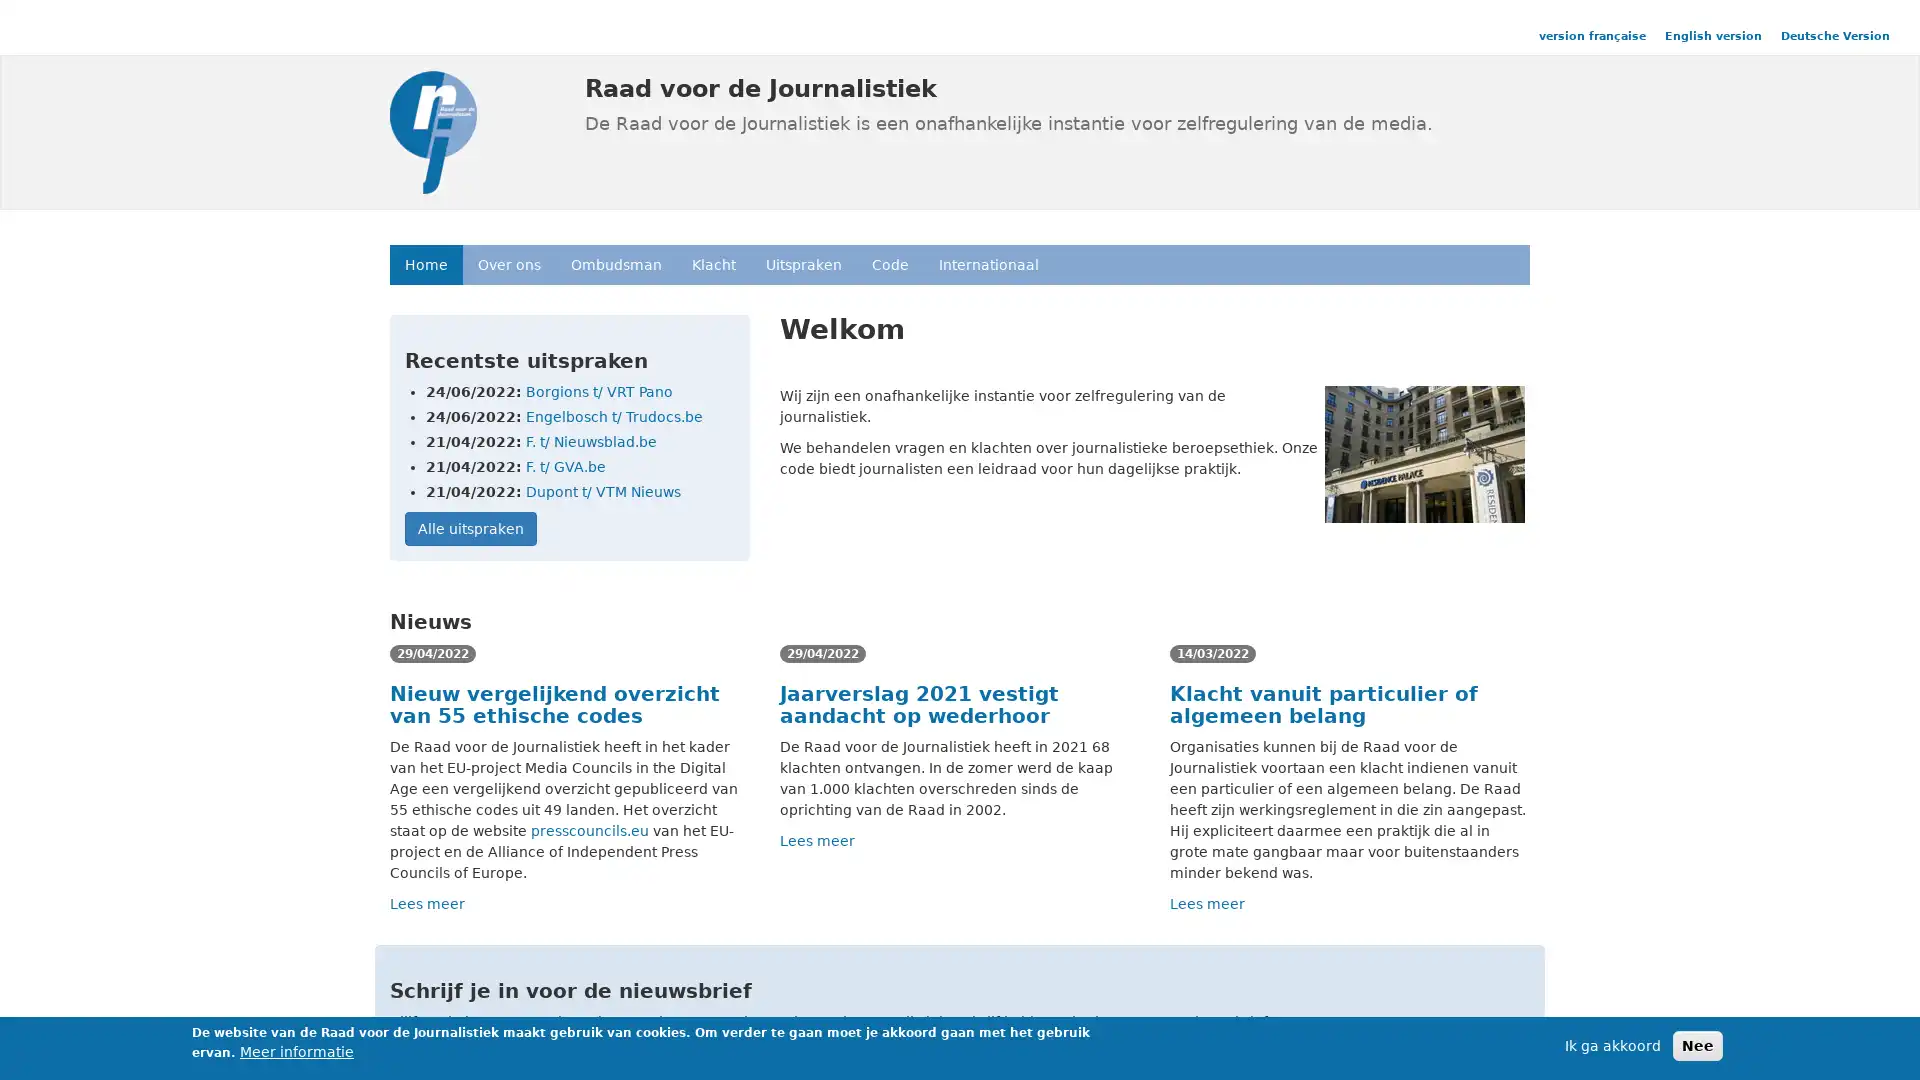 The height and width of the screenshot is (1080, 1920). Describe the element at coordinates (469, 527) in the screenshot. I see `Alle uitspraken` at that location.